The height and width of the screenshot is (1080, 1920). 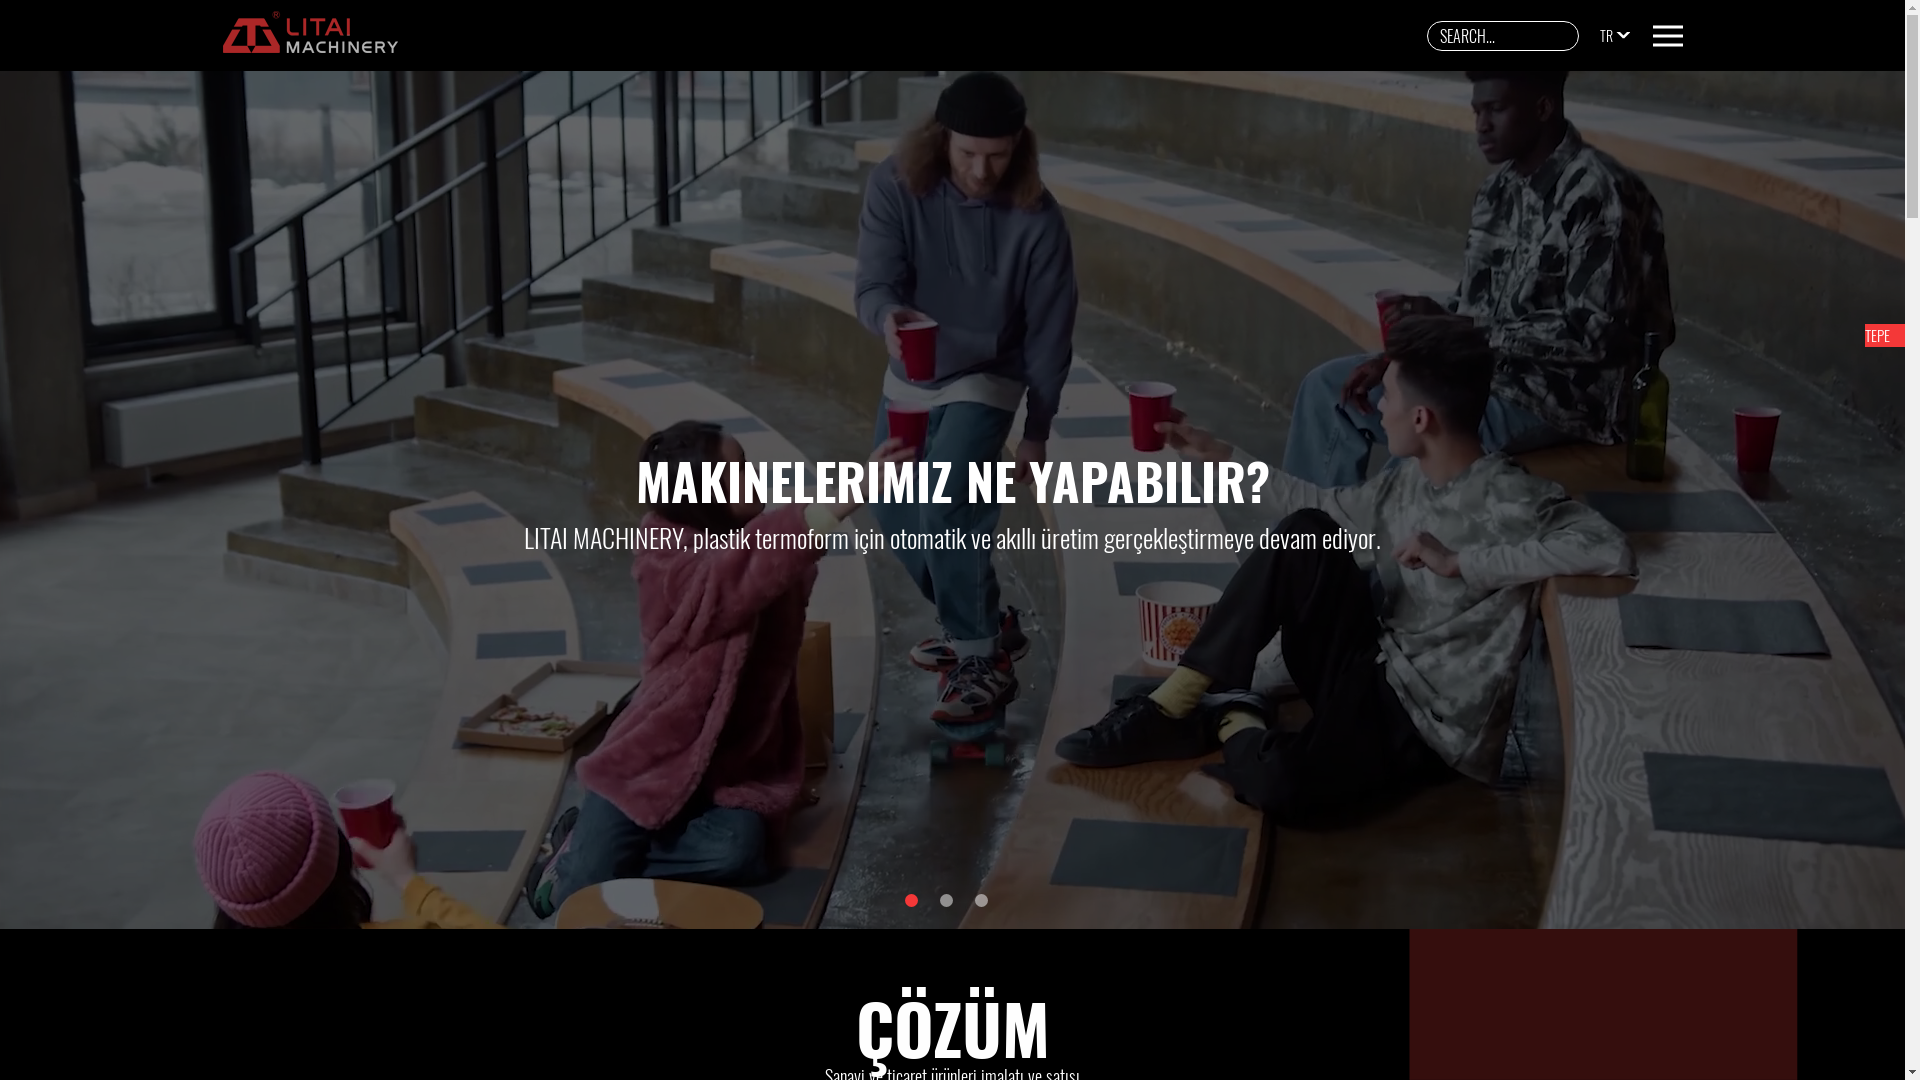 What do you see at coordinates (945, 900) in the screenshot?
I see `'2'` at bounding box center [945, 900].